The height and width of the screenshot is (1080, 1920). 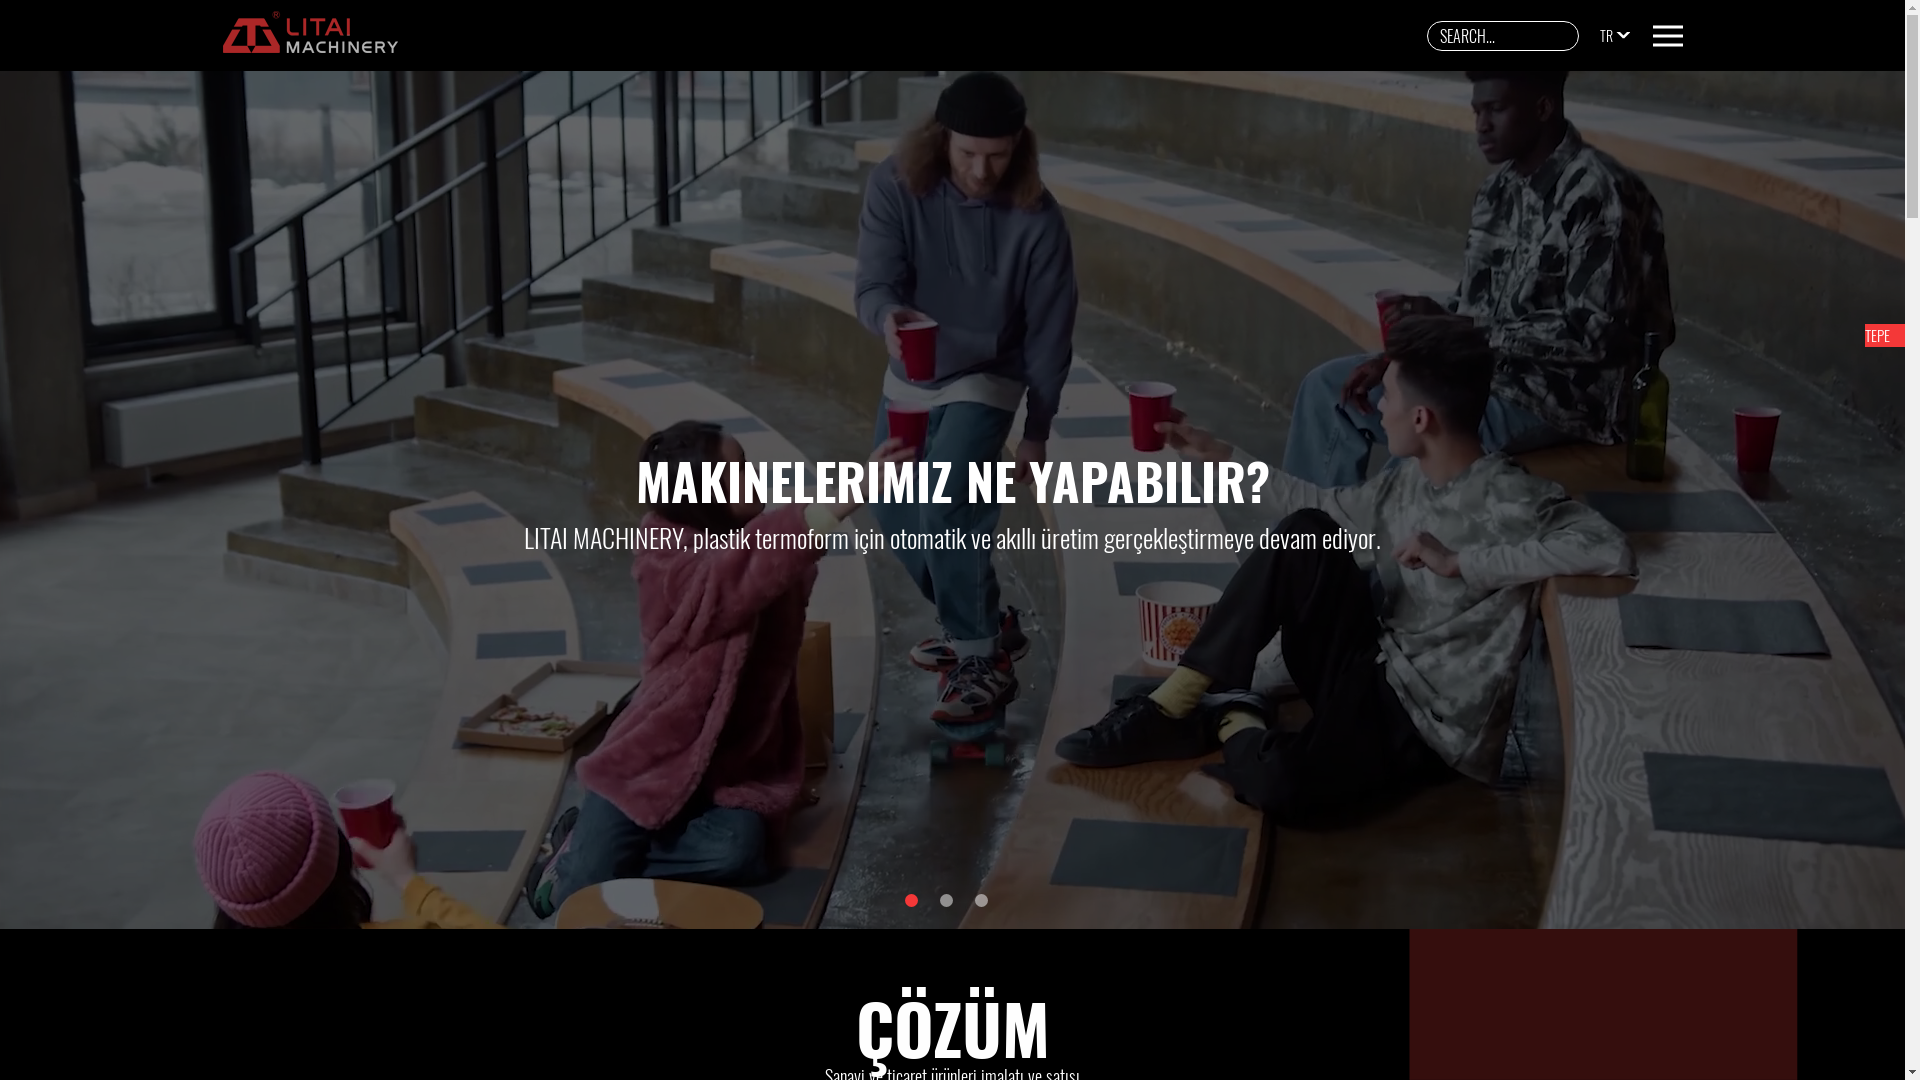 What do you see at coordinates (945, 900) in the screenshot?
I see `'2'` at bounding box center [945, 900].